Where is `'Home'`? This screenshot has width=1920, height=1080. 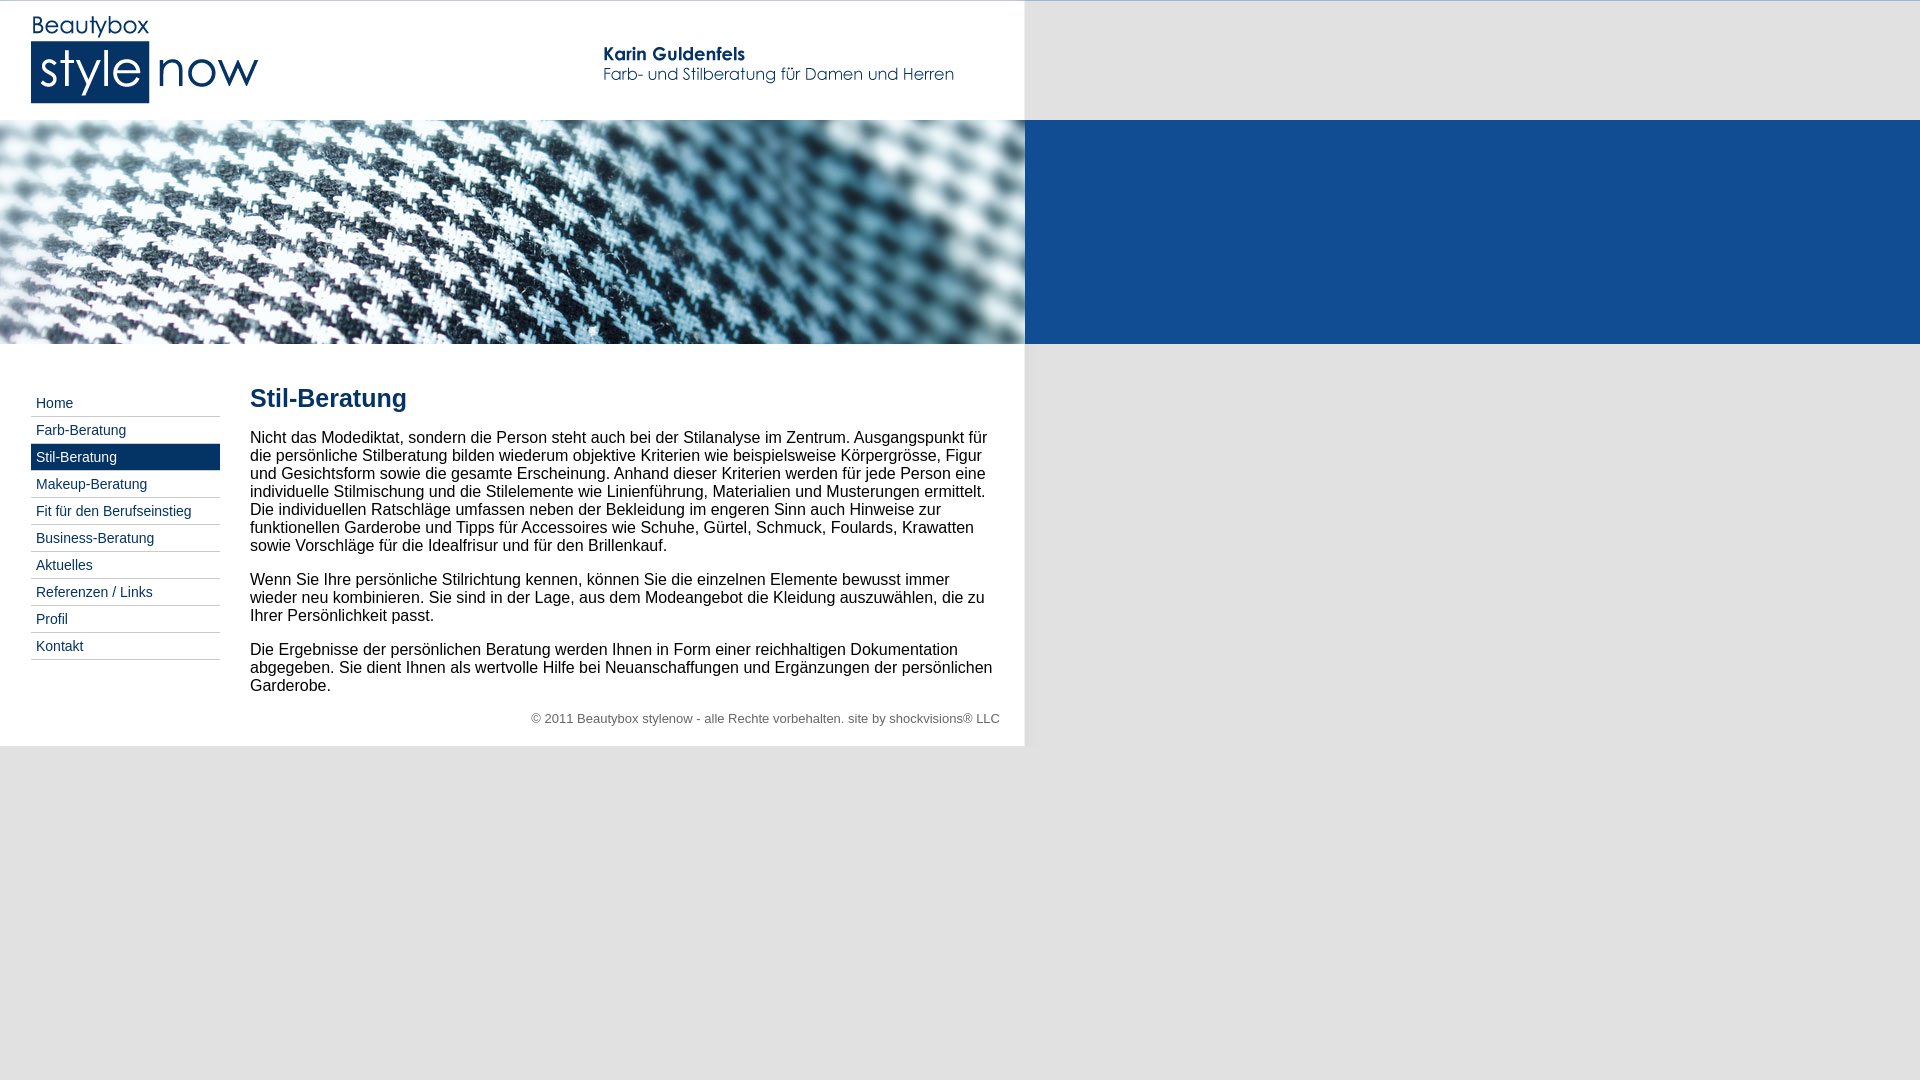 'Home' is located at coordinates (124, 403).